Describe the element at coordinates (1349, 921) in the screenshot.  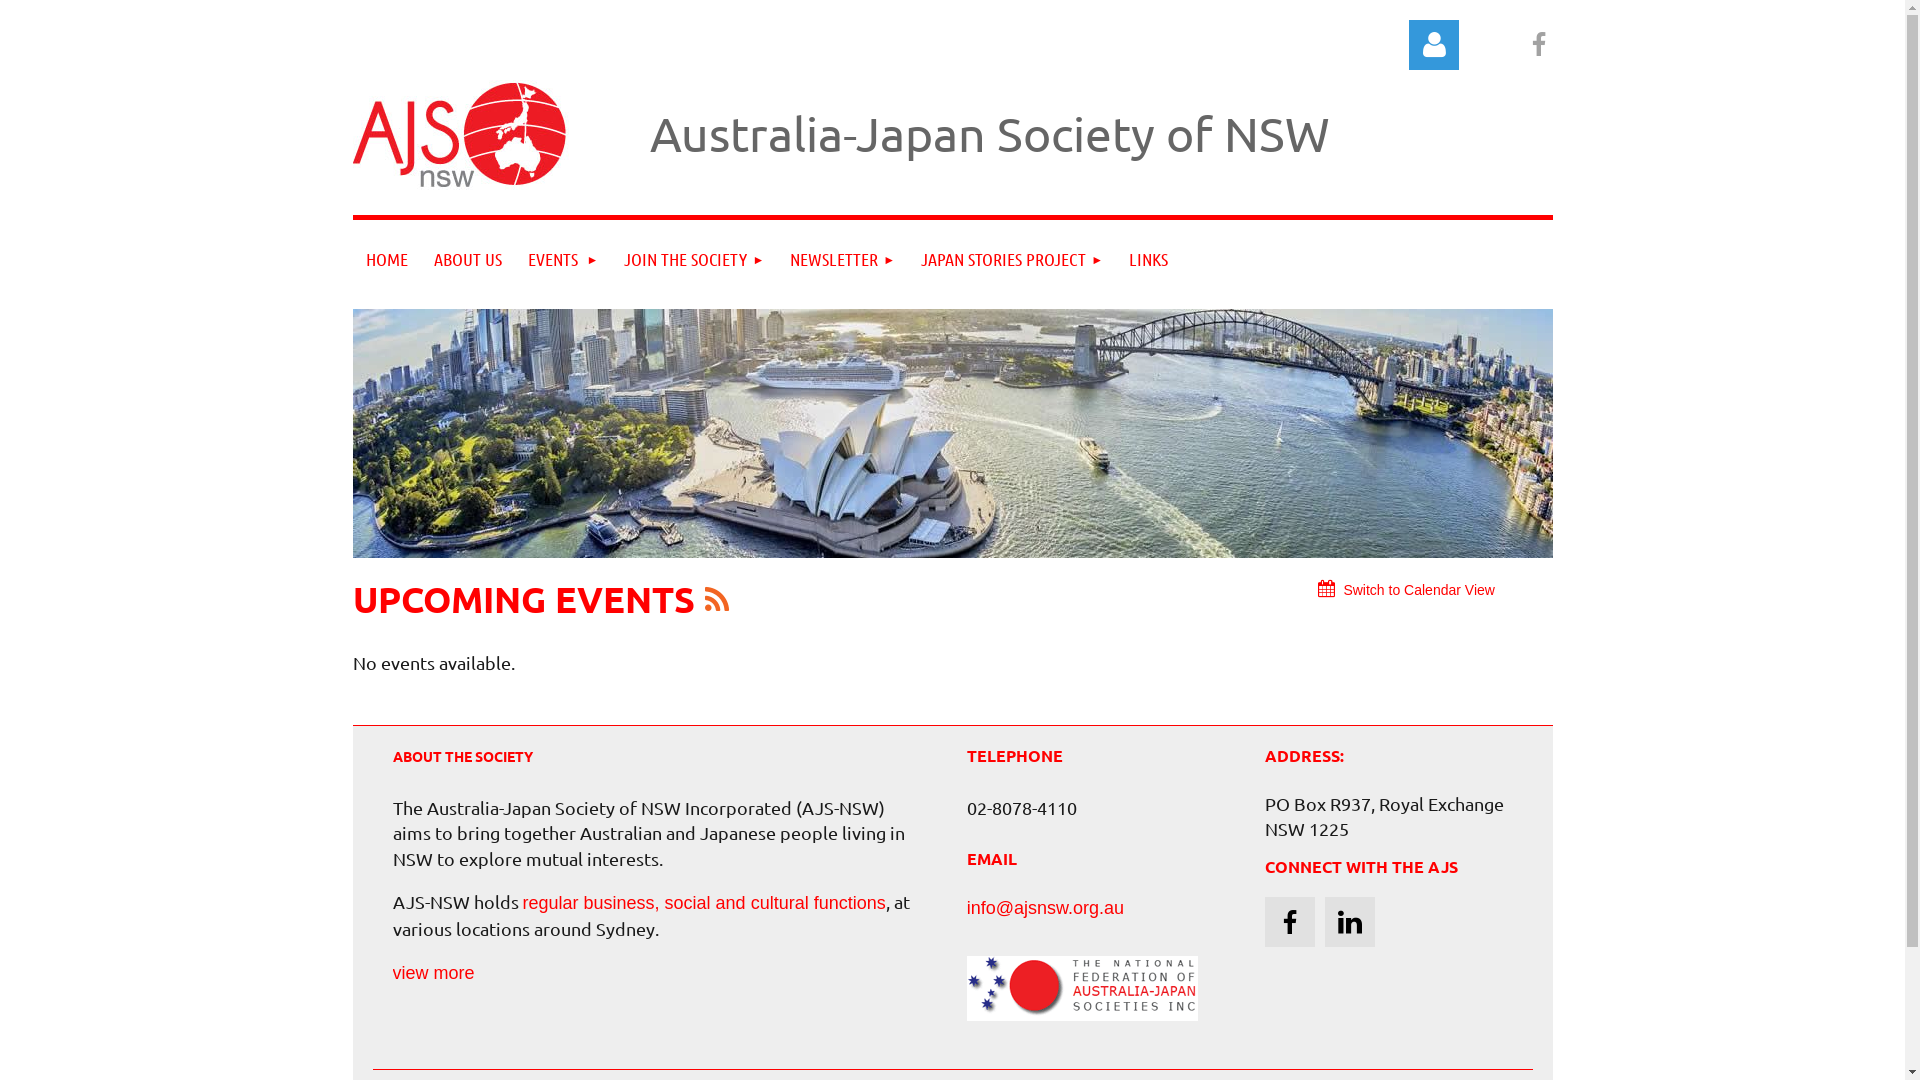
I see `'LinkedIn'` at that location.